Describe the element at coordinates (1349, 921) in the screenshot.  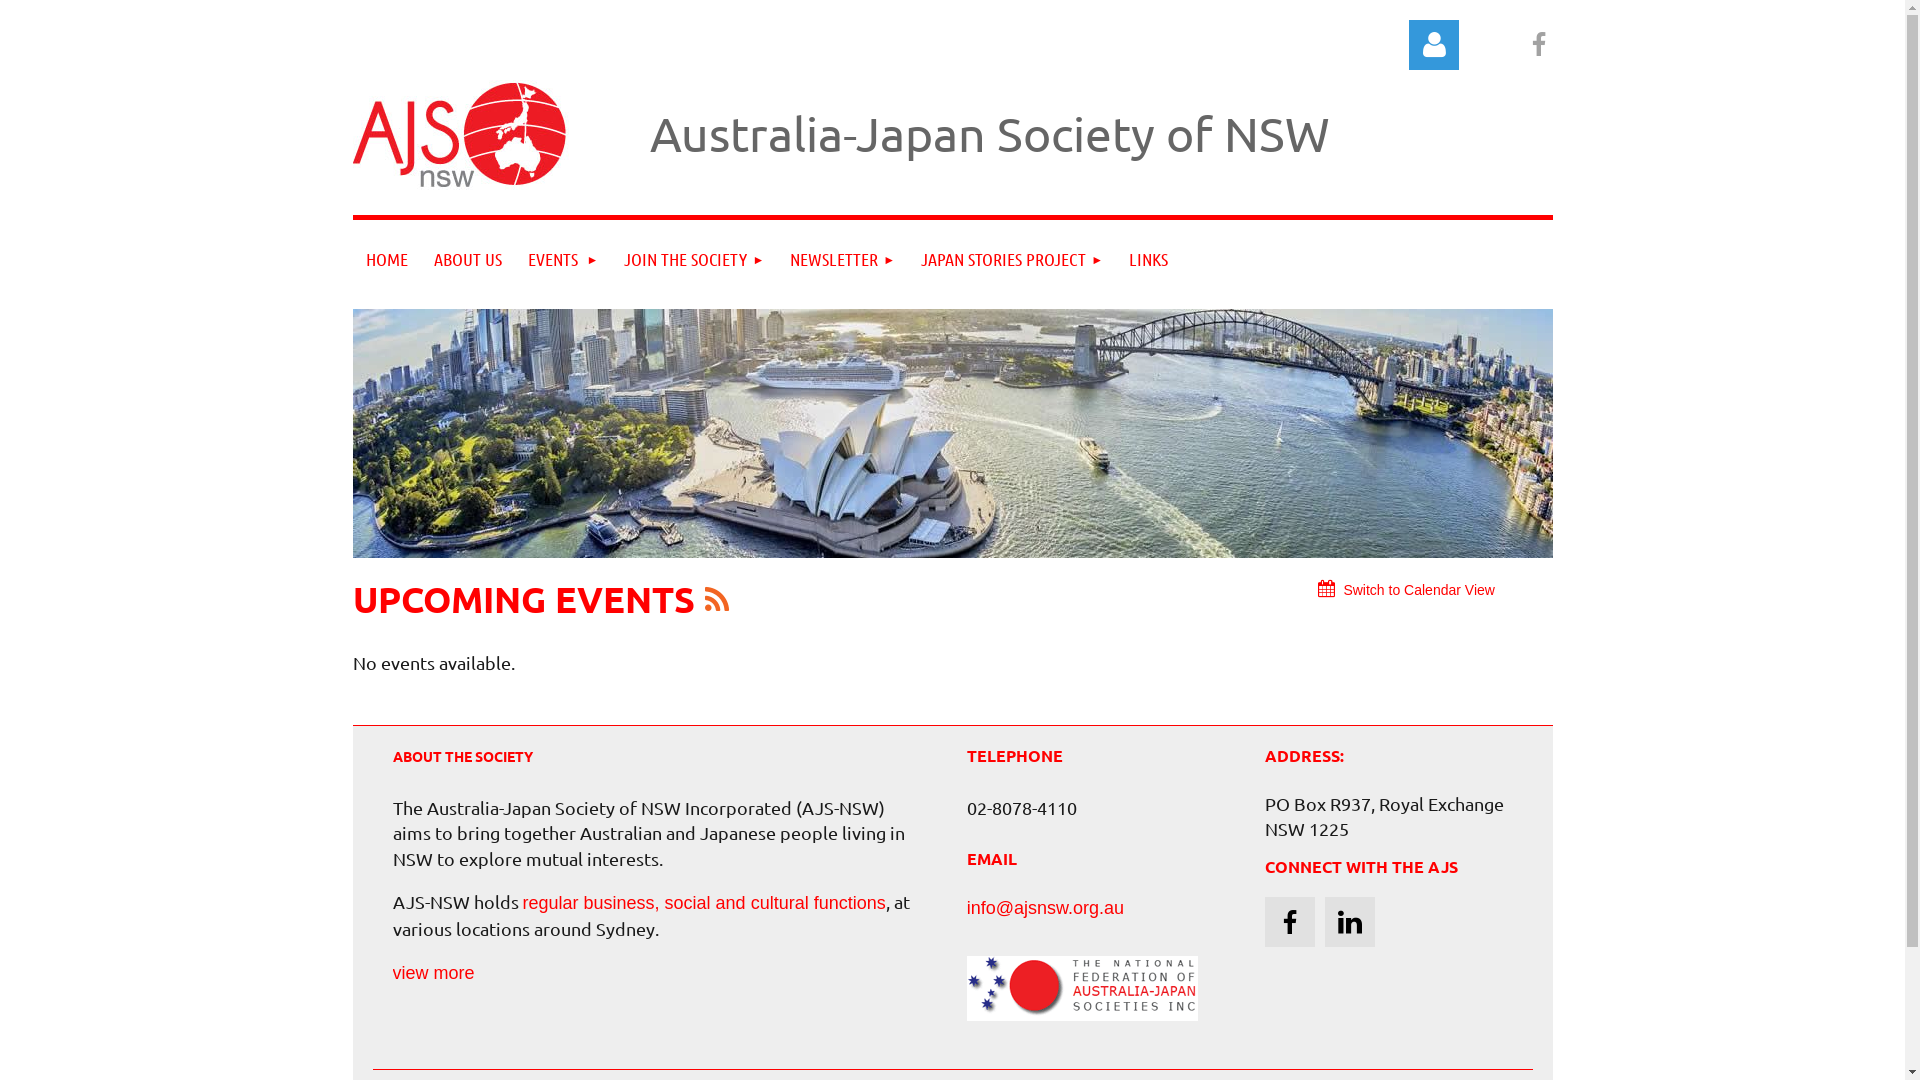
I see `'LinkedIn'` at that location.